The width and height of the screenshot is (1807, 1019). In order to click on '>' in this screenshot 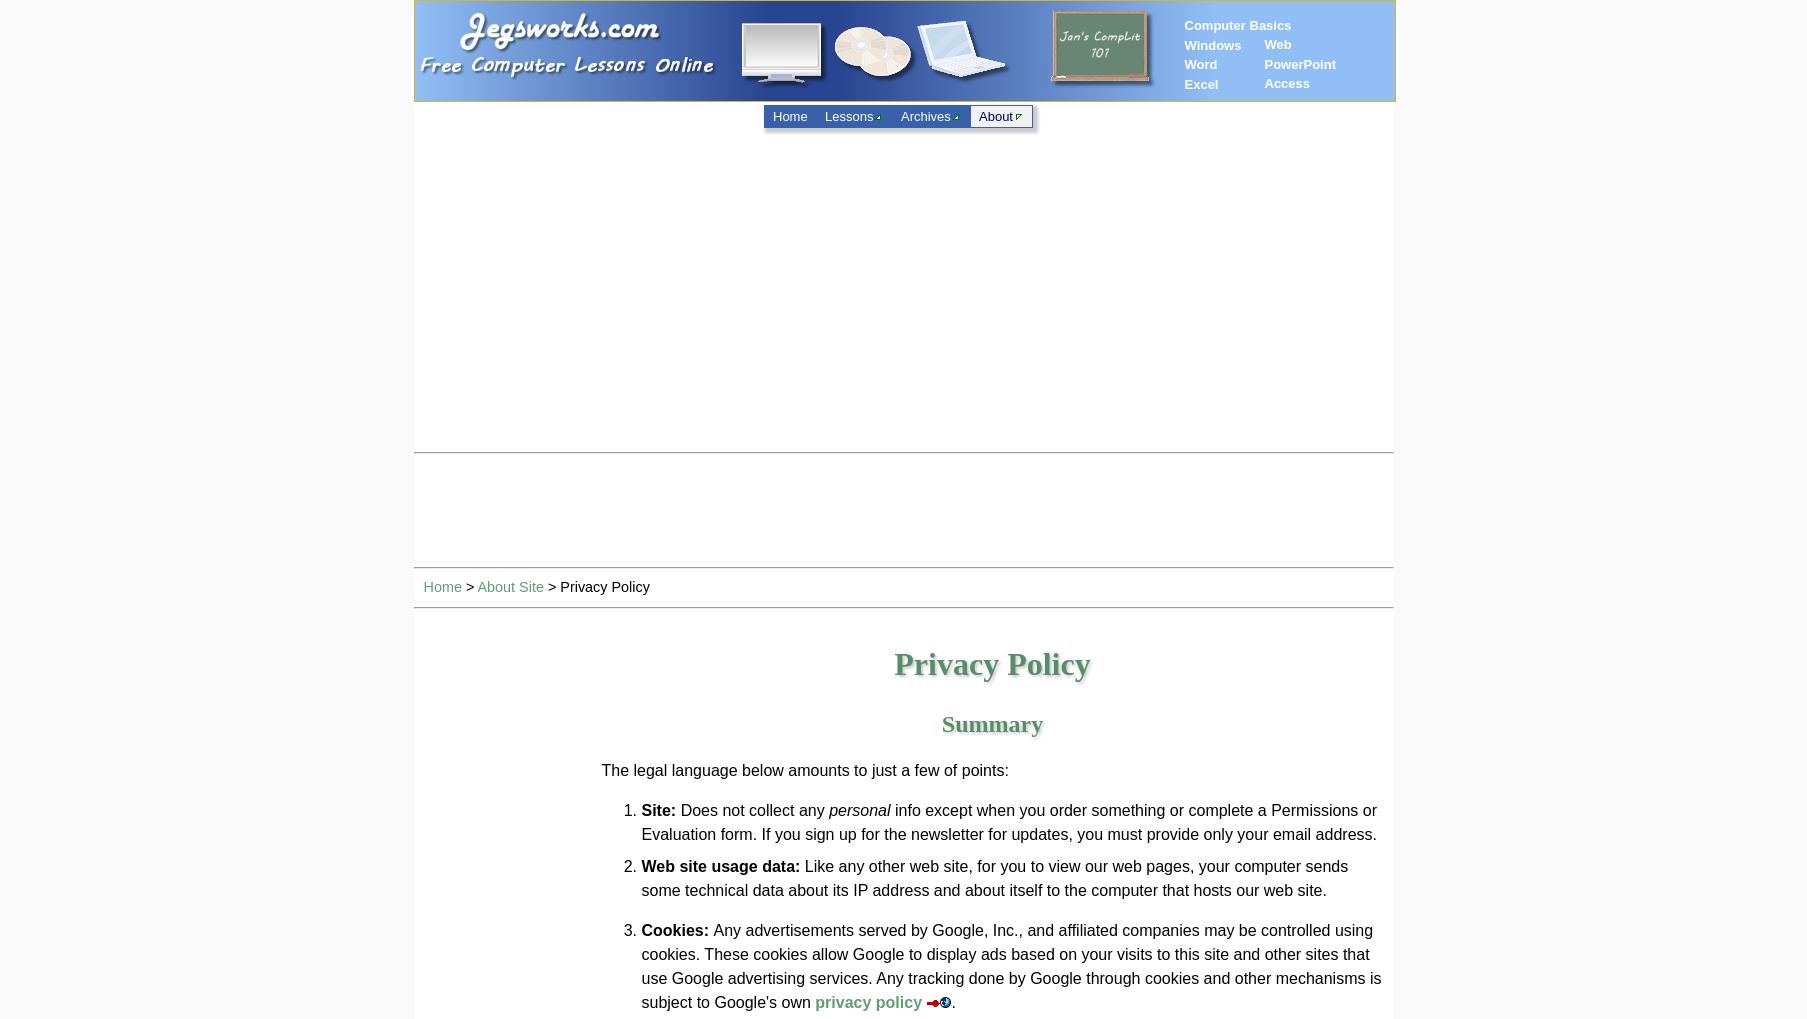, I will do `click(467, 586)`.